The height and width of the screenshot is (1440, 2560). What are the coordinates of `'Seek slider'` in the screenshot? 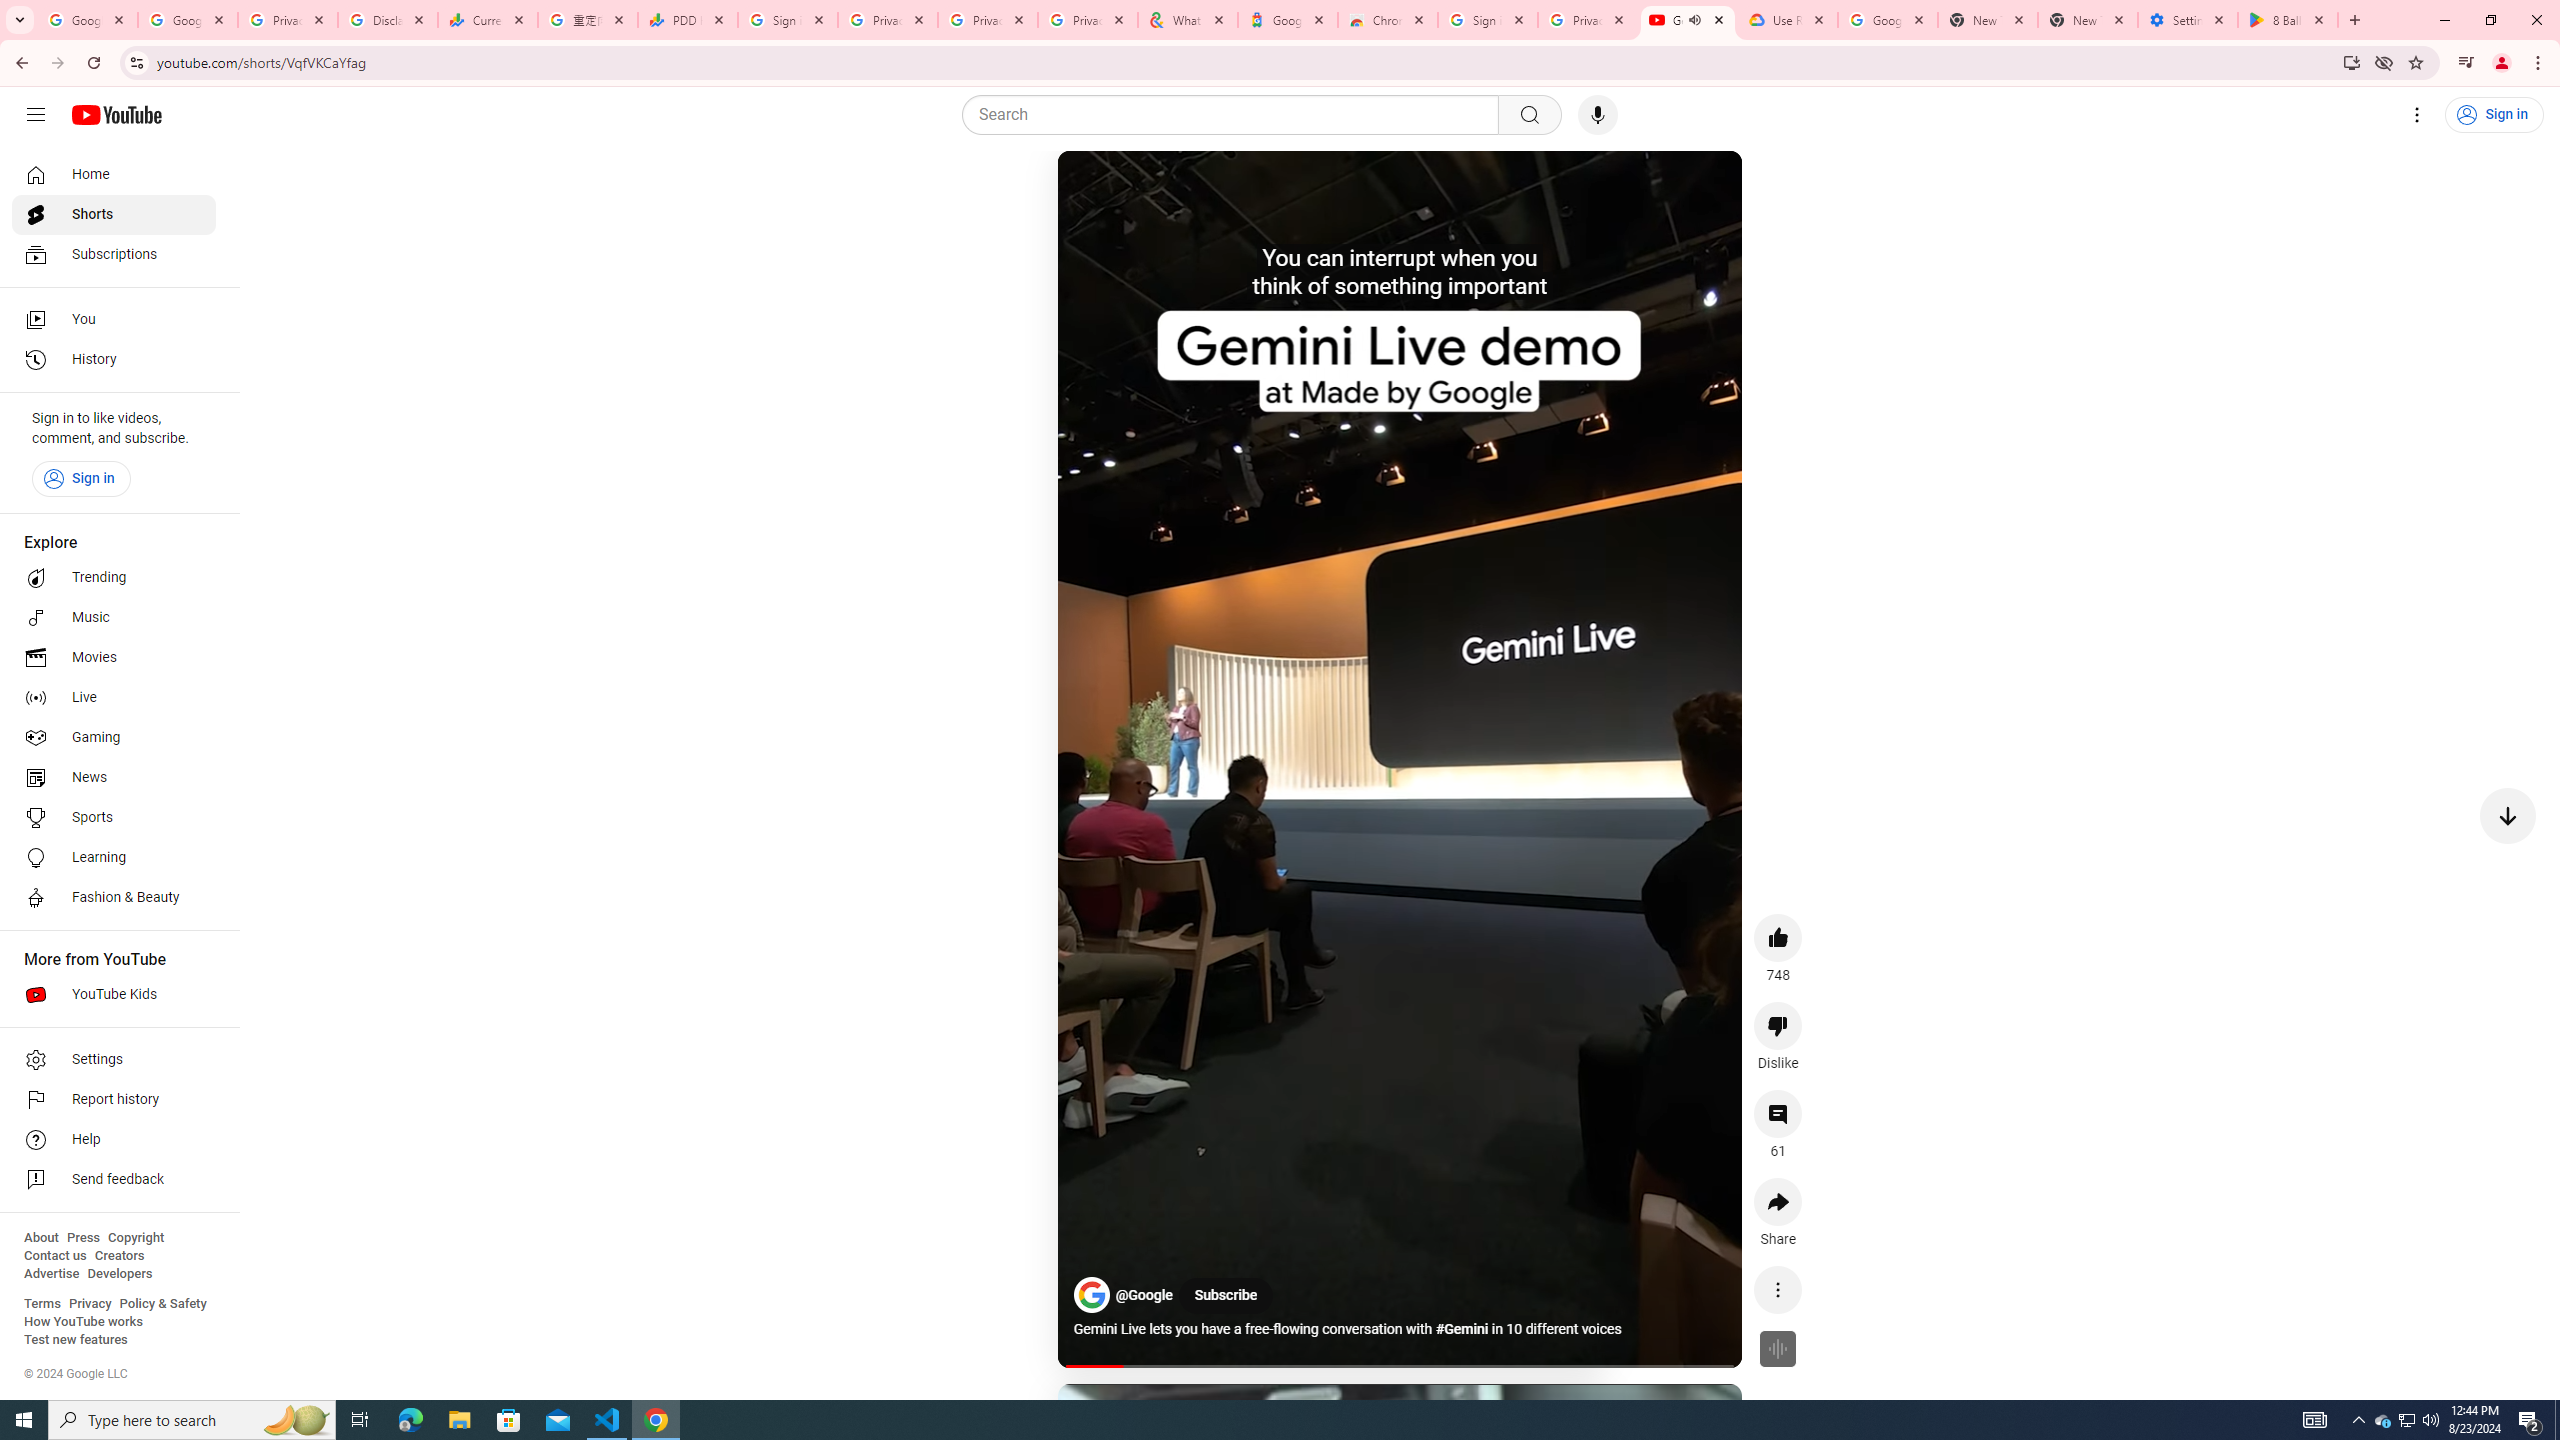 It's located at (1399, 1364).